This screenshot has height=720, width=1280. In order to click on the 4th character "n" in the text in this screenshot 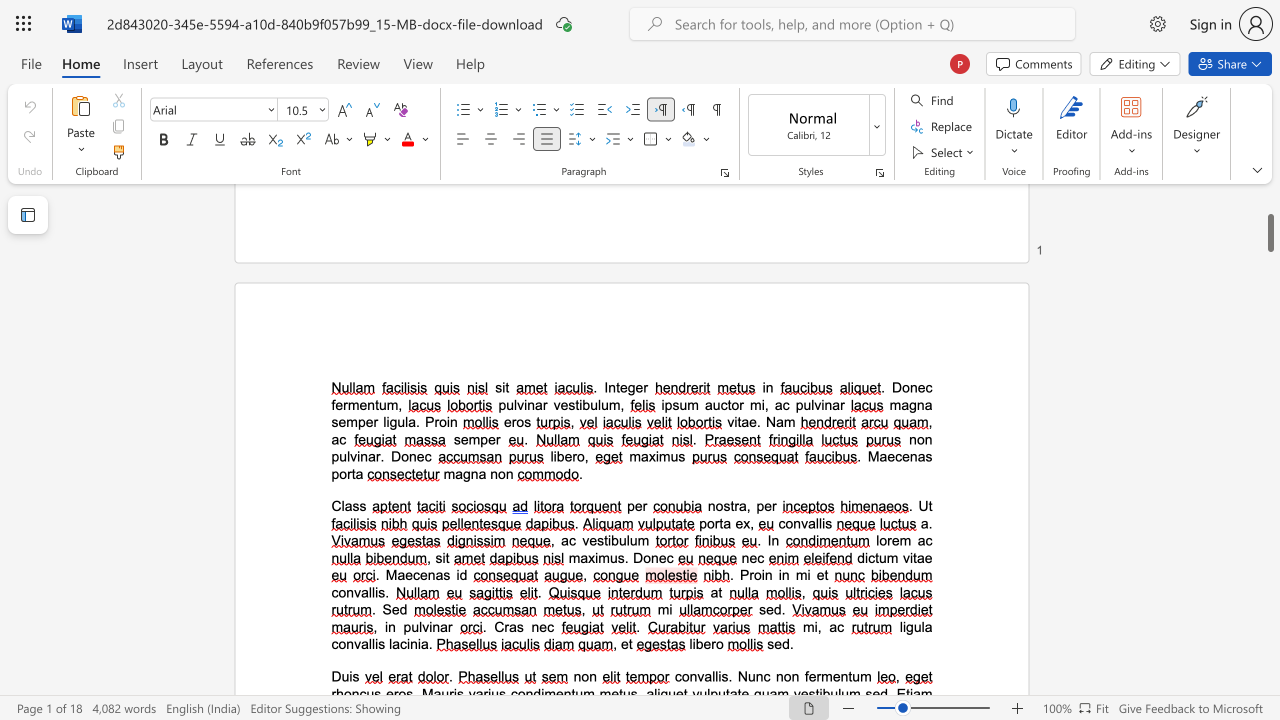, I will do `click(411, 456)`.